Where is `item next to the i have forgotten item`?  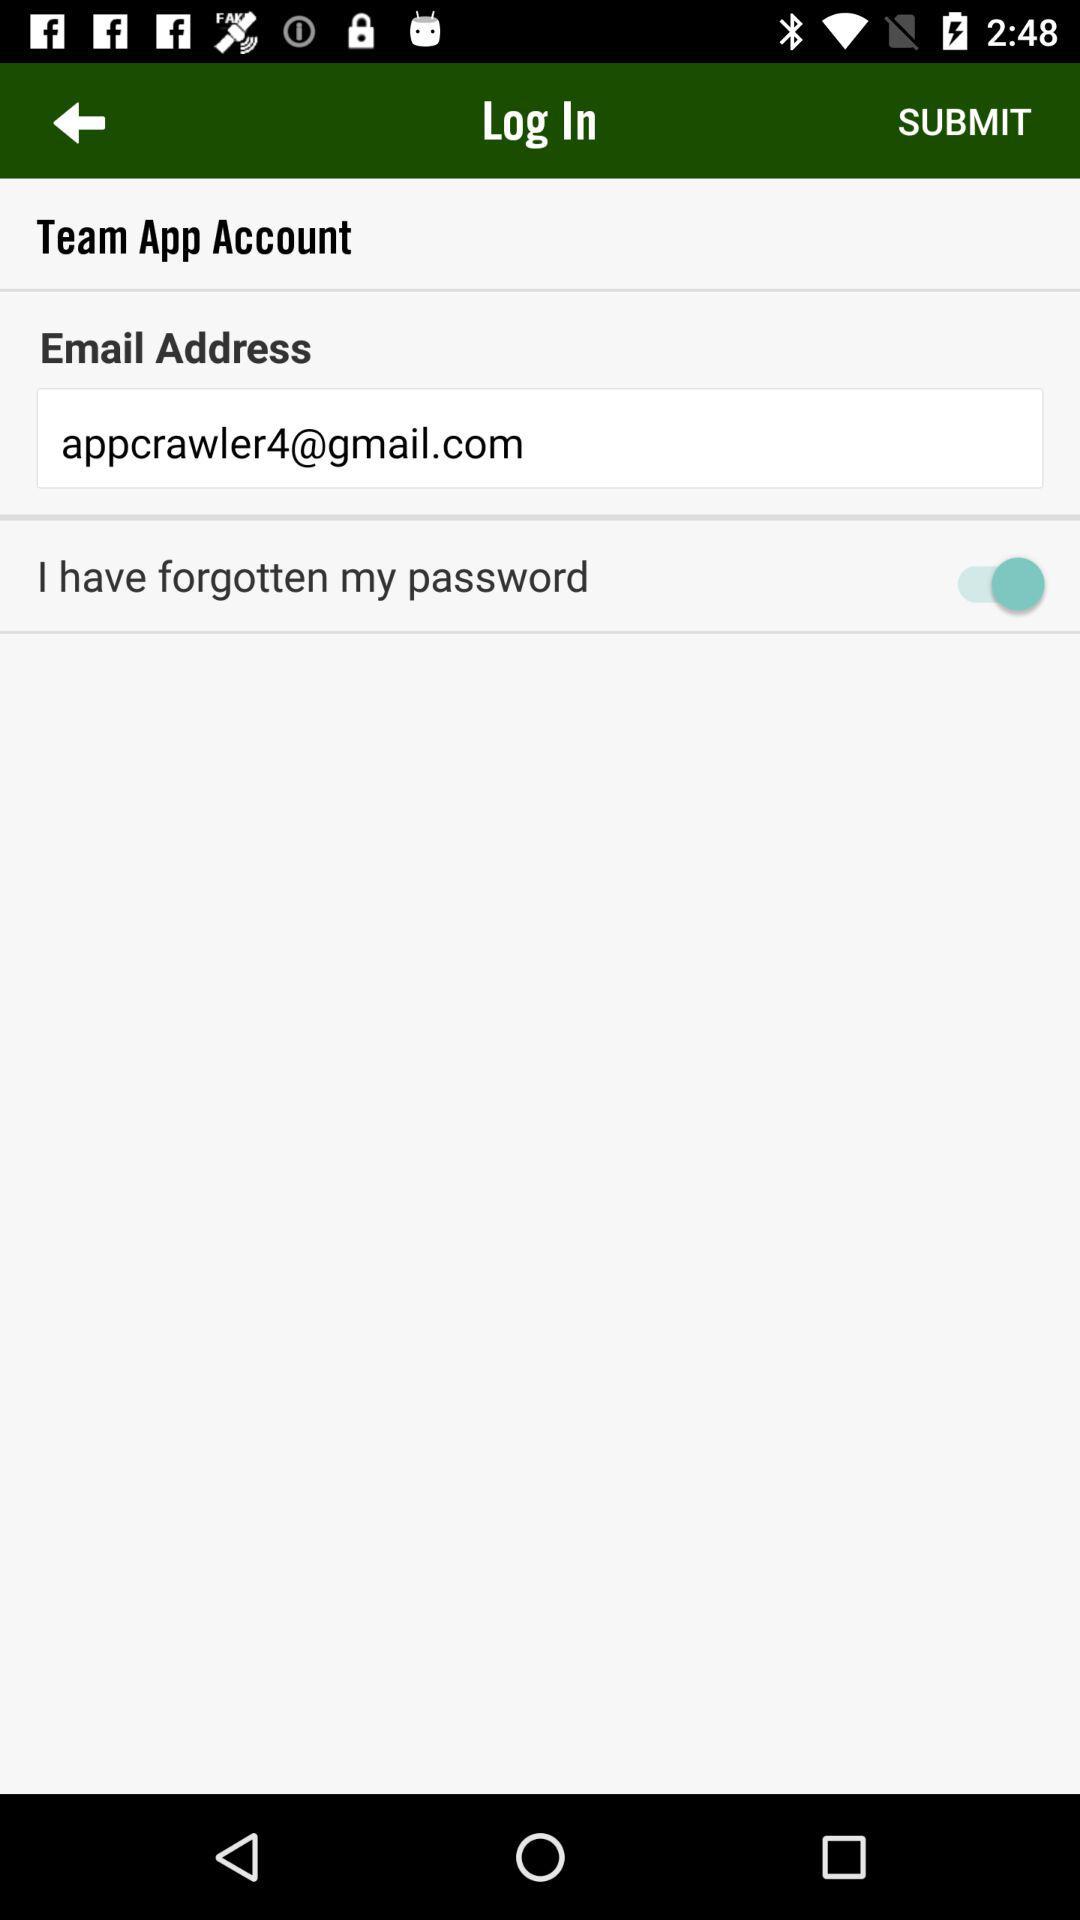
item next to the i have forgotten item is located at coordinates (991, 582).